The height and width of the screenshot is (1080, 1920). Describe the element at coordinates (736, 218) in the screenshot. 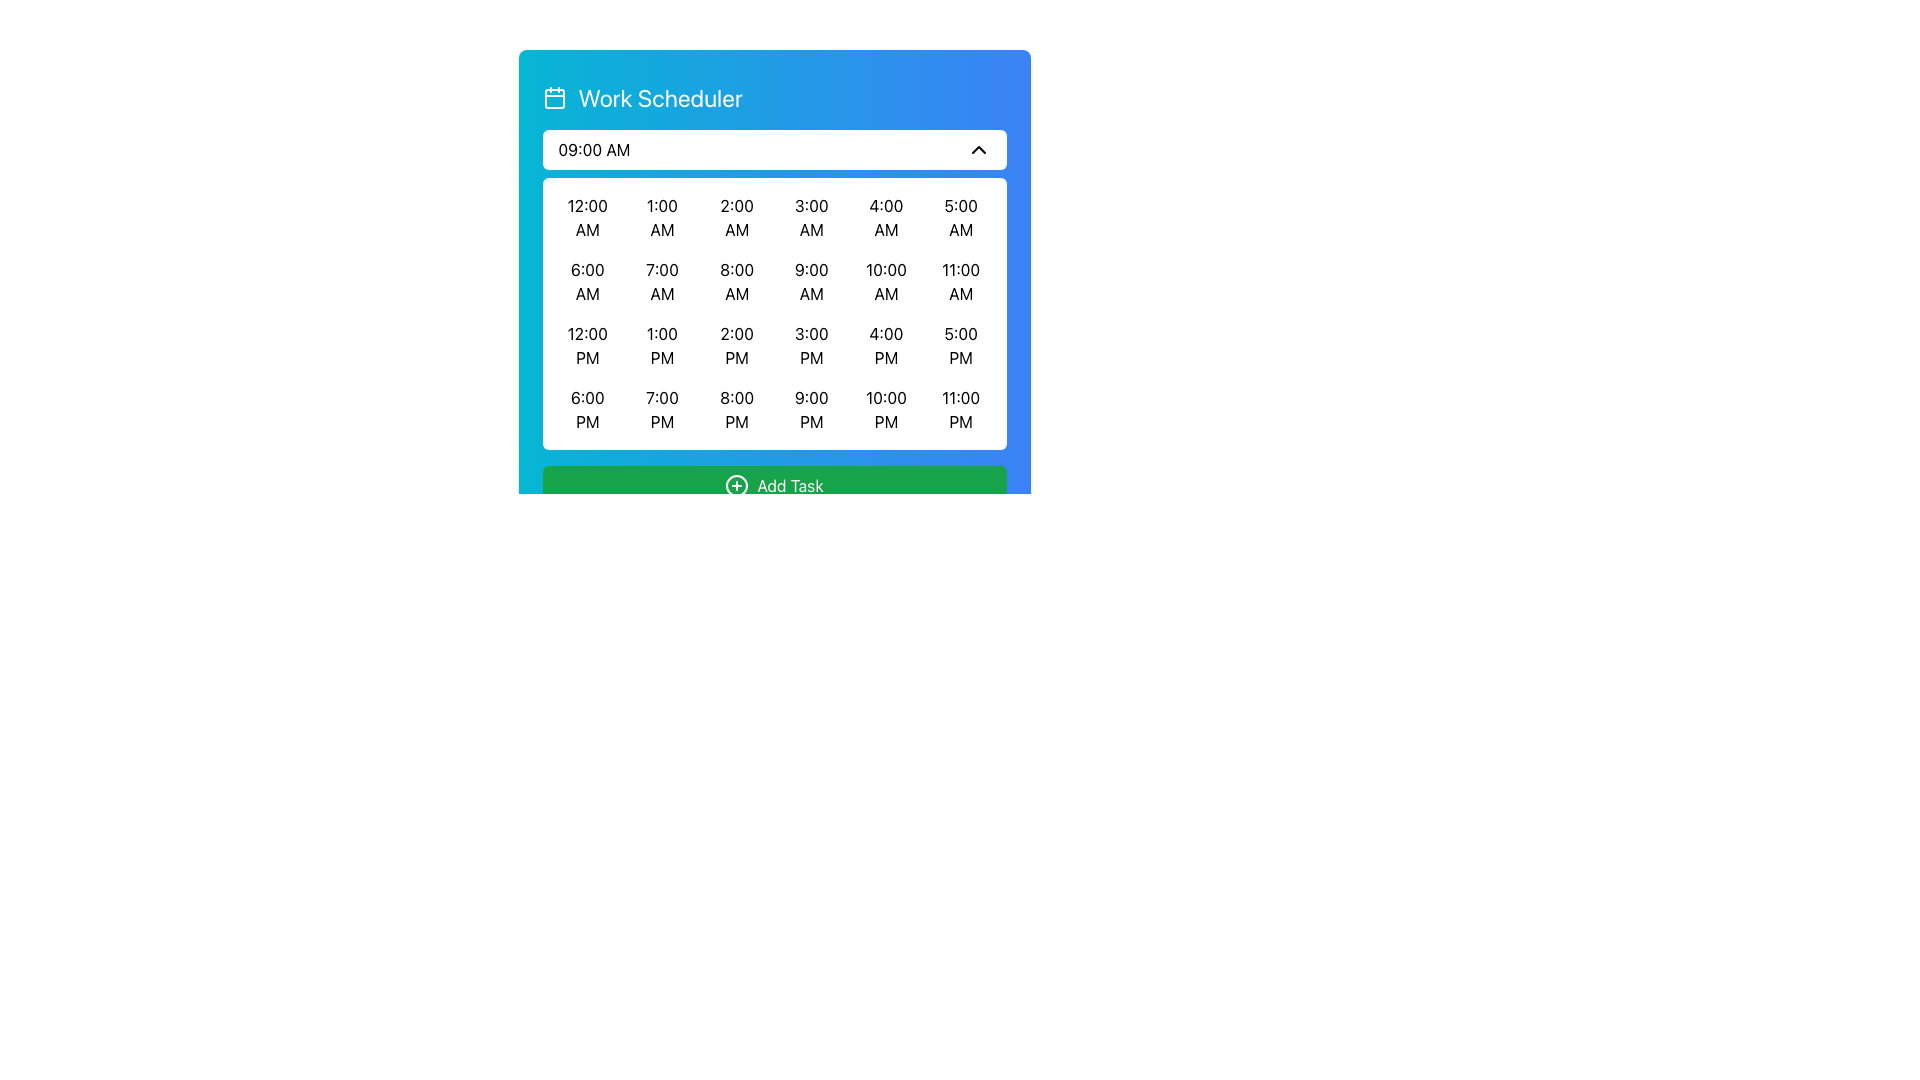

I see `the button displaying '2:00 AM', which is styled with rounded corners and changes color to blue upon hover` at that location.